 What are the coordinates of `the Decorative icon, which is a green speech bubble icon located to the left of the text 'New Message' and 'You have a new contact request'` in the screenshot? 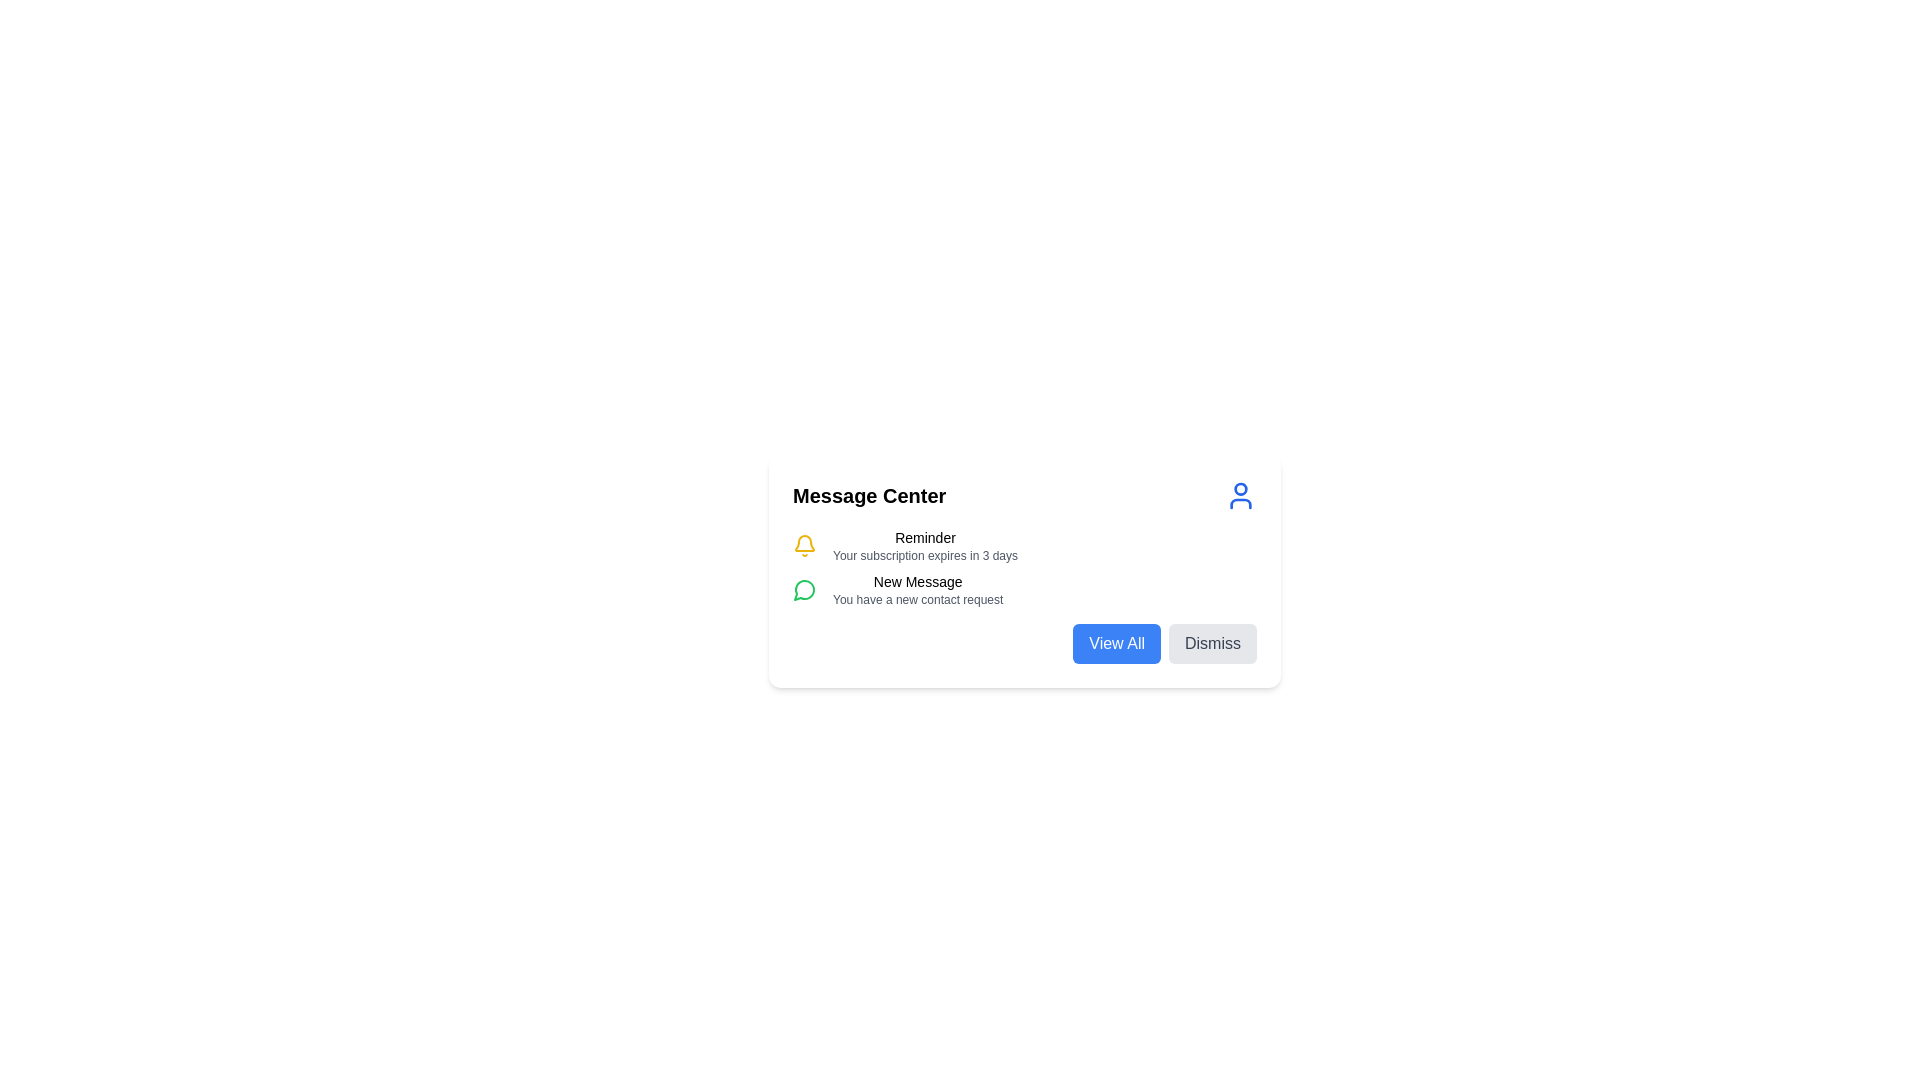 It's located at (805, 589).